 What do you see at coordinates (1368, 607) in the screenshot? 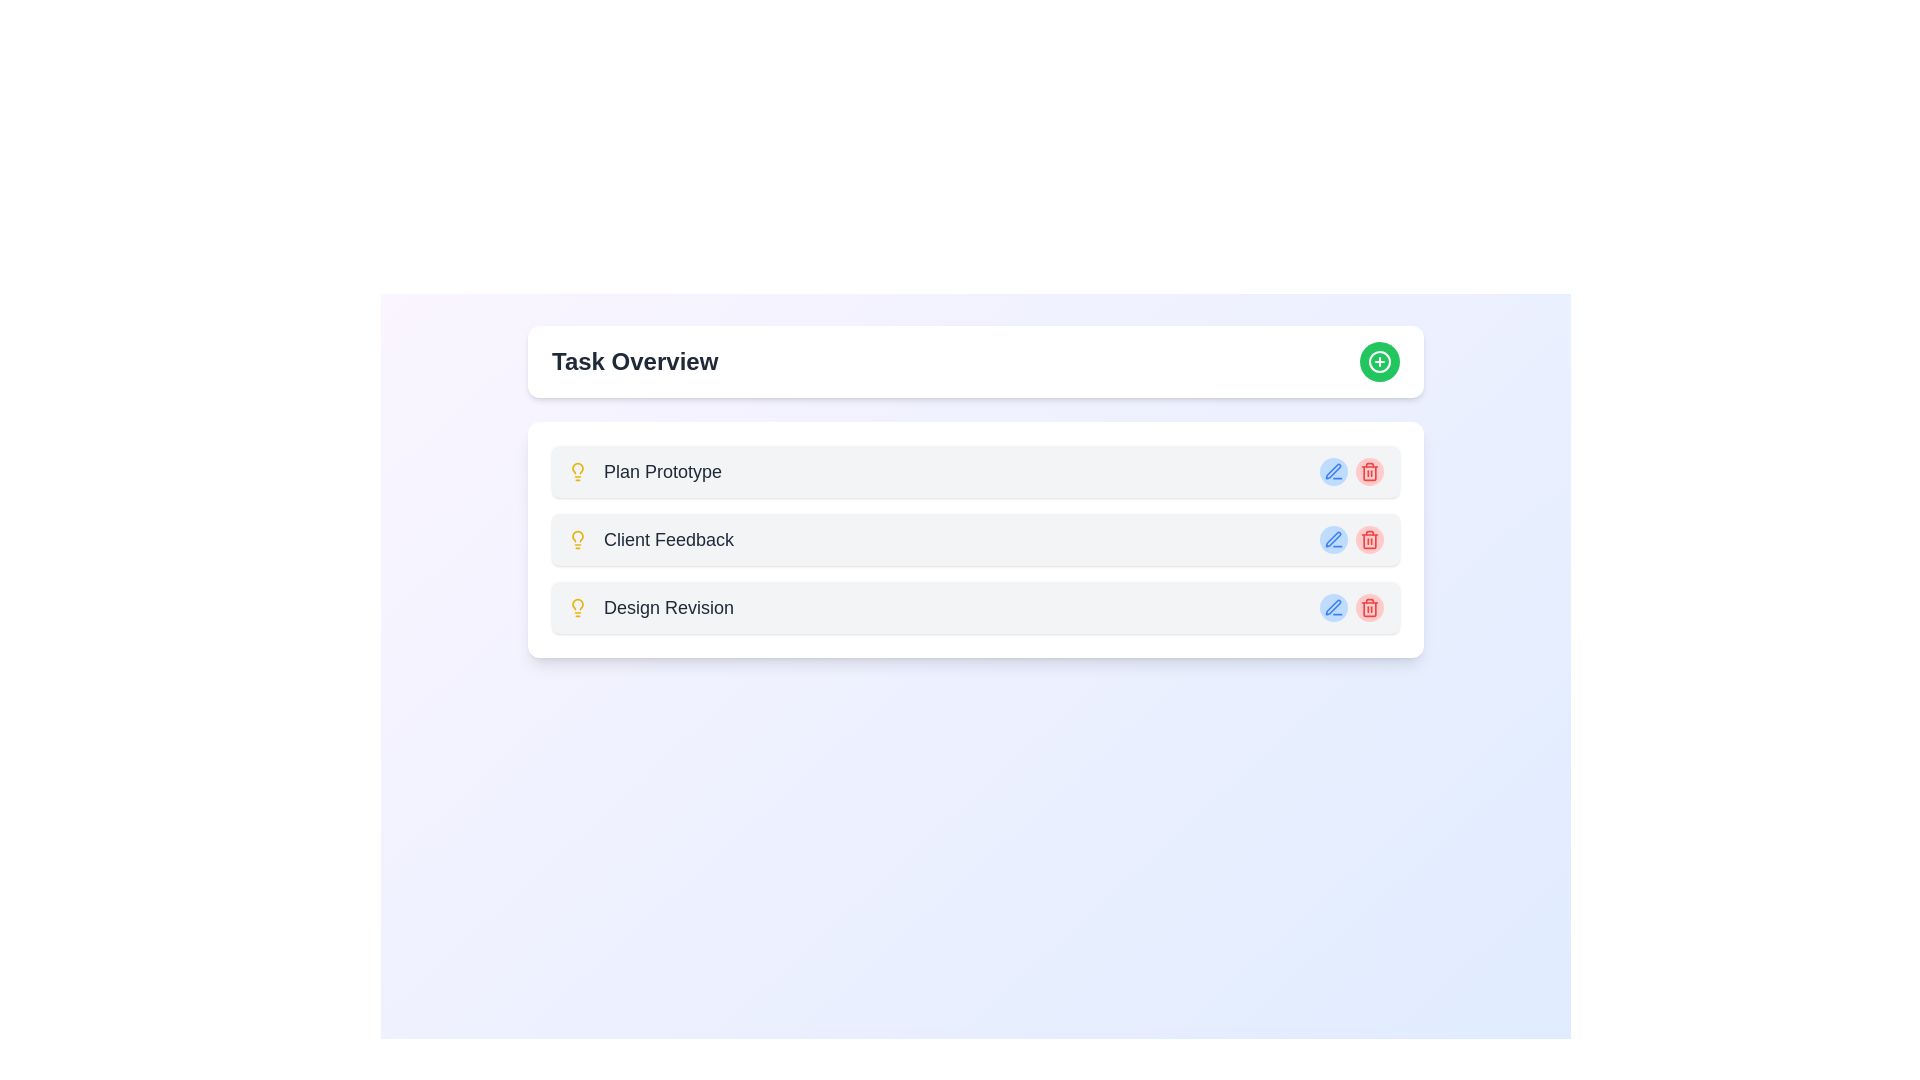
I see `the third red trash bin icon in the task list interface` at bounding box center [1368, 607].